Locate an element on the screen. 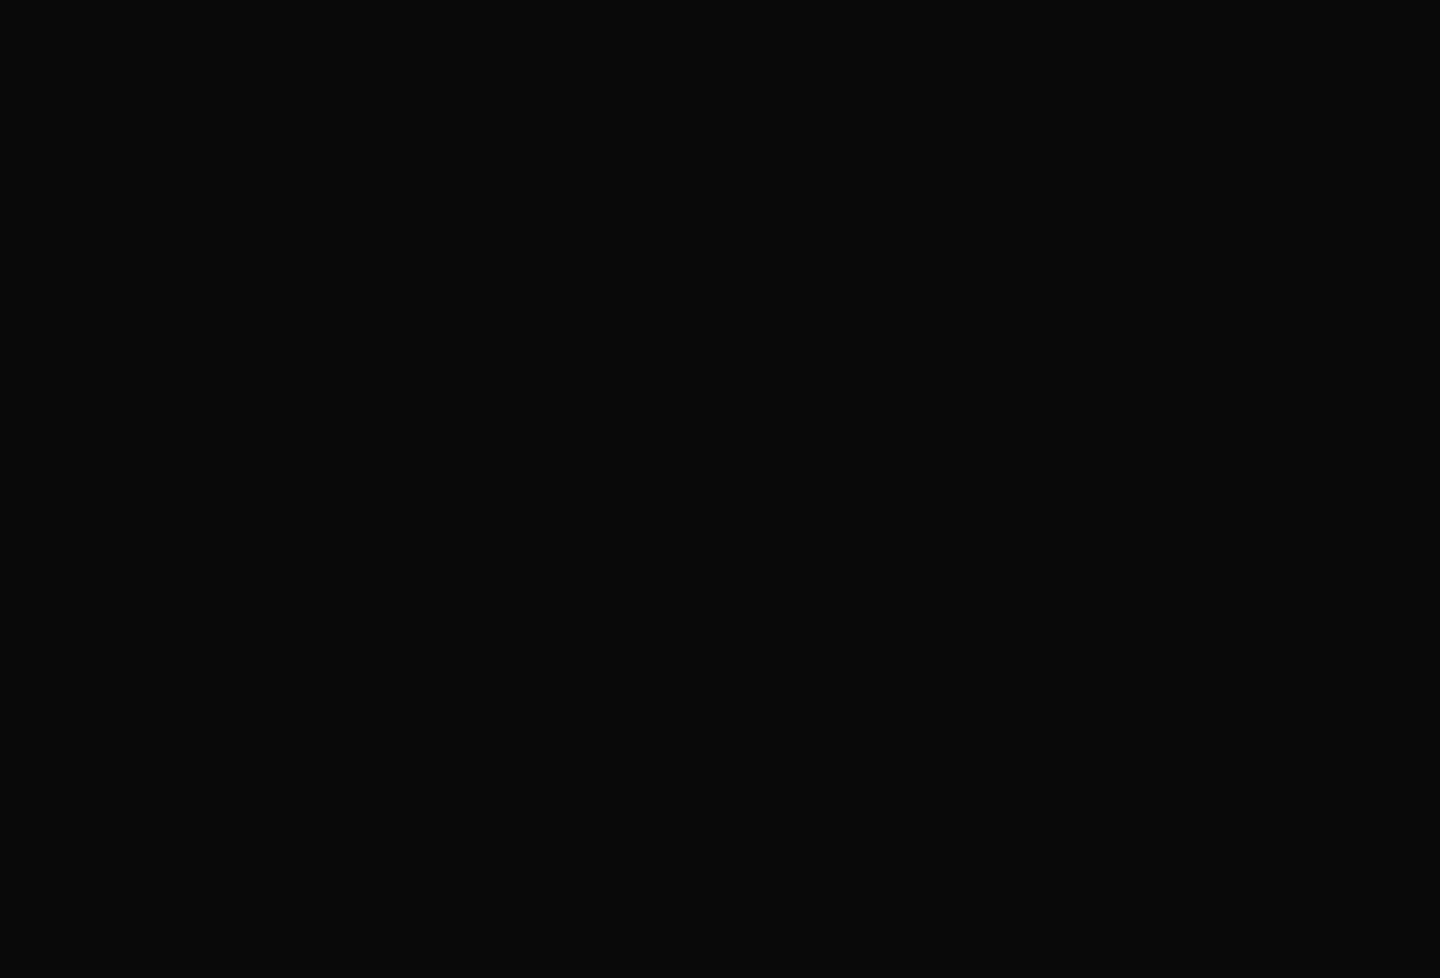 The width and height of the screenshot is (1440, 978). '. All rights reserved.' is located at coordinates (364, 465).